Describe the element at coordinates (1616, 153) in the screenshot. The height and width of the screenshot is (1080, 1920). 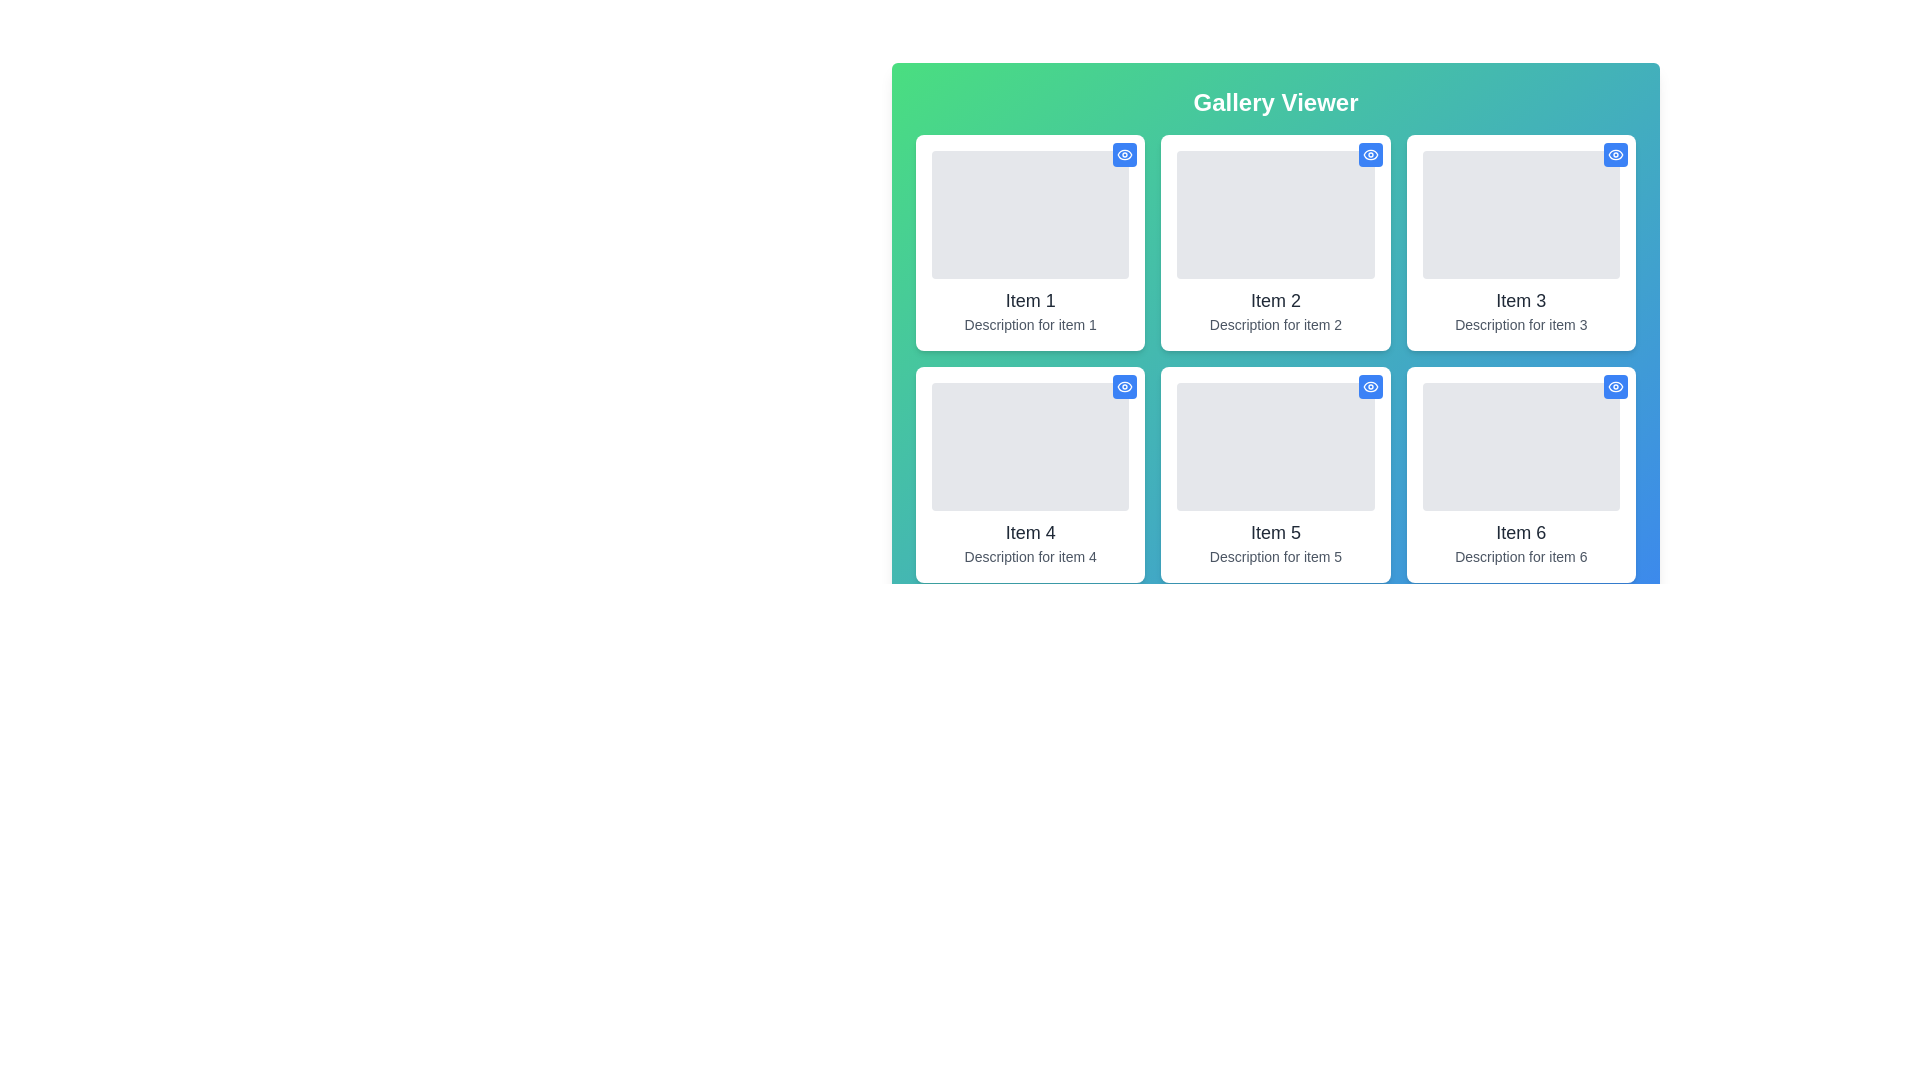
I see `the button in the top-right corner of the card labeled 'Item 3'` at that location.